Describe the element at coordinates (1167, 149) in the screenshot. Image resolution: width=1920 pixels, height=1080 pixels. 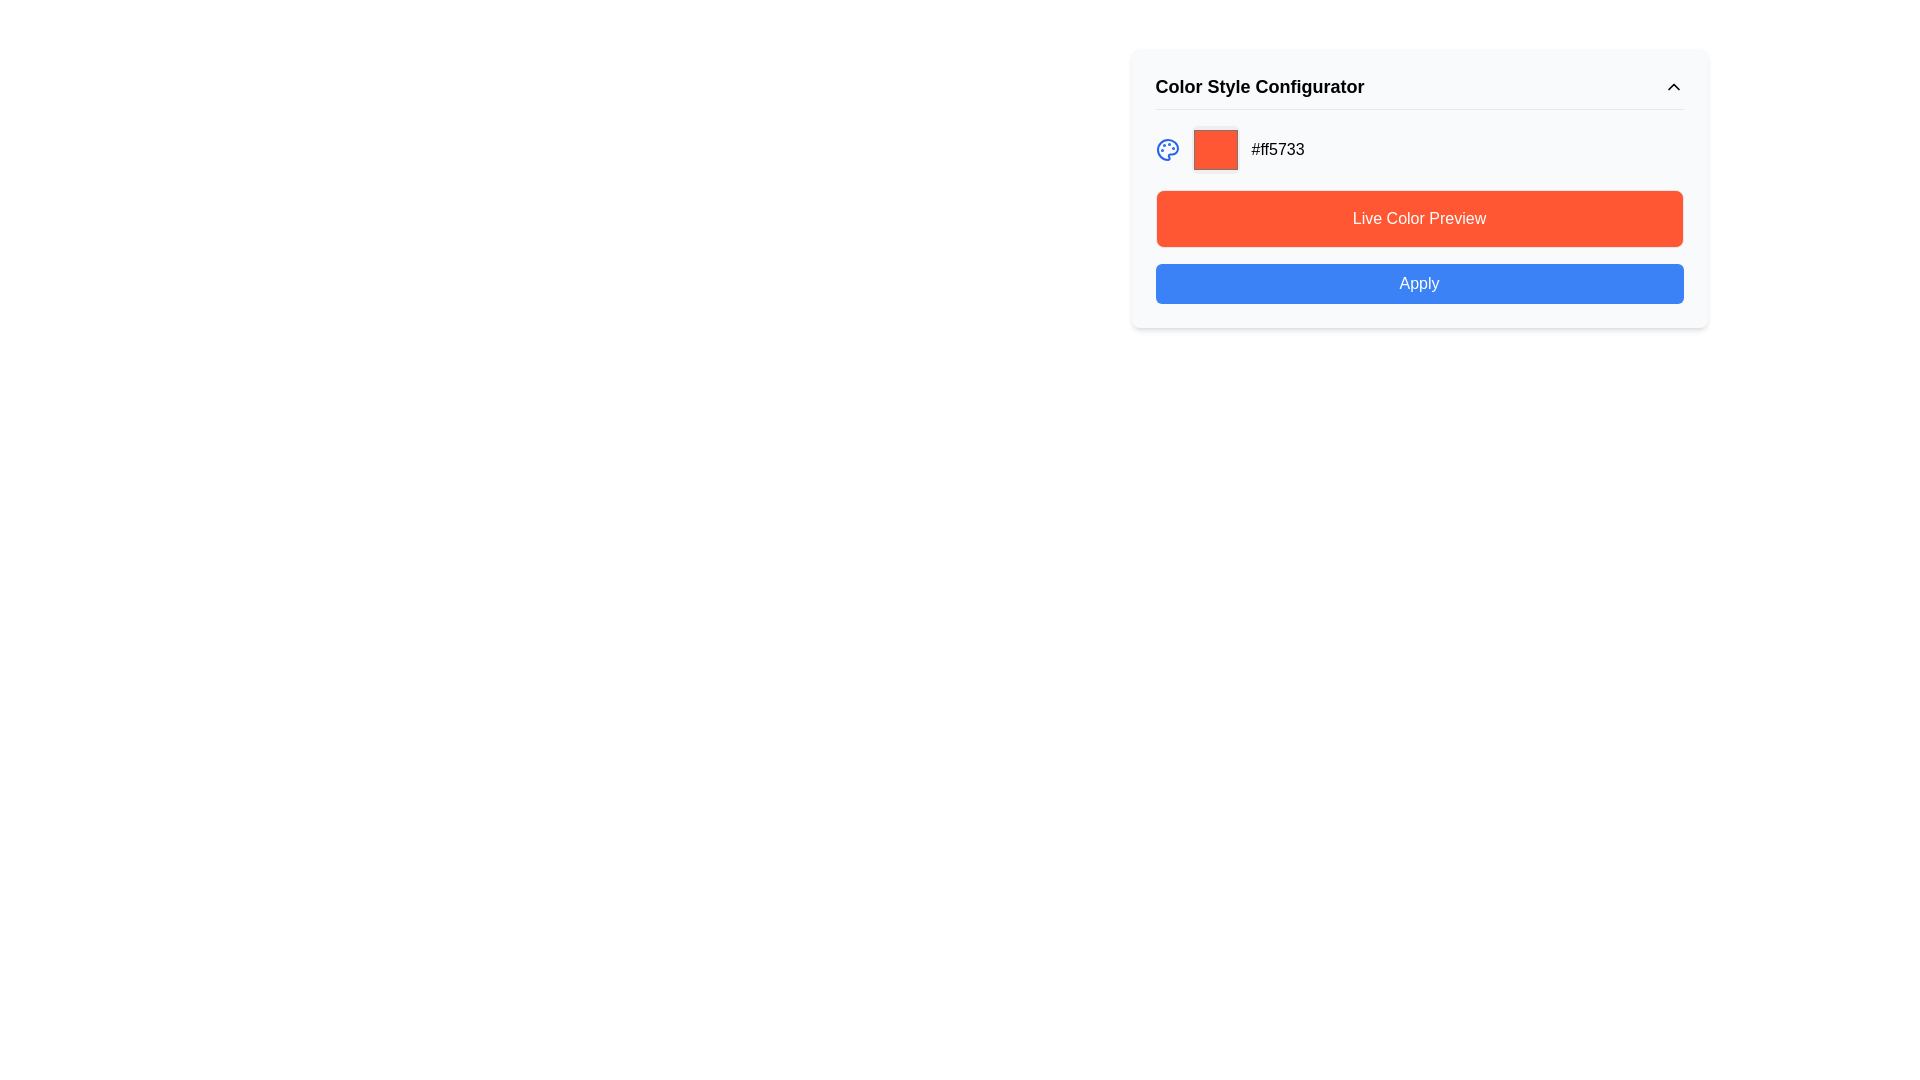
I see `the decorative icon that indicates color or art-related features, located to the left of the color block and color code input, as the first item in the row` at that location.